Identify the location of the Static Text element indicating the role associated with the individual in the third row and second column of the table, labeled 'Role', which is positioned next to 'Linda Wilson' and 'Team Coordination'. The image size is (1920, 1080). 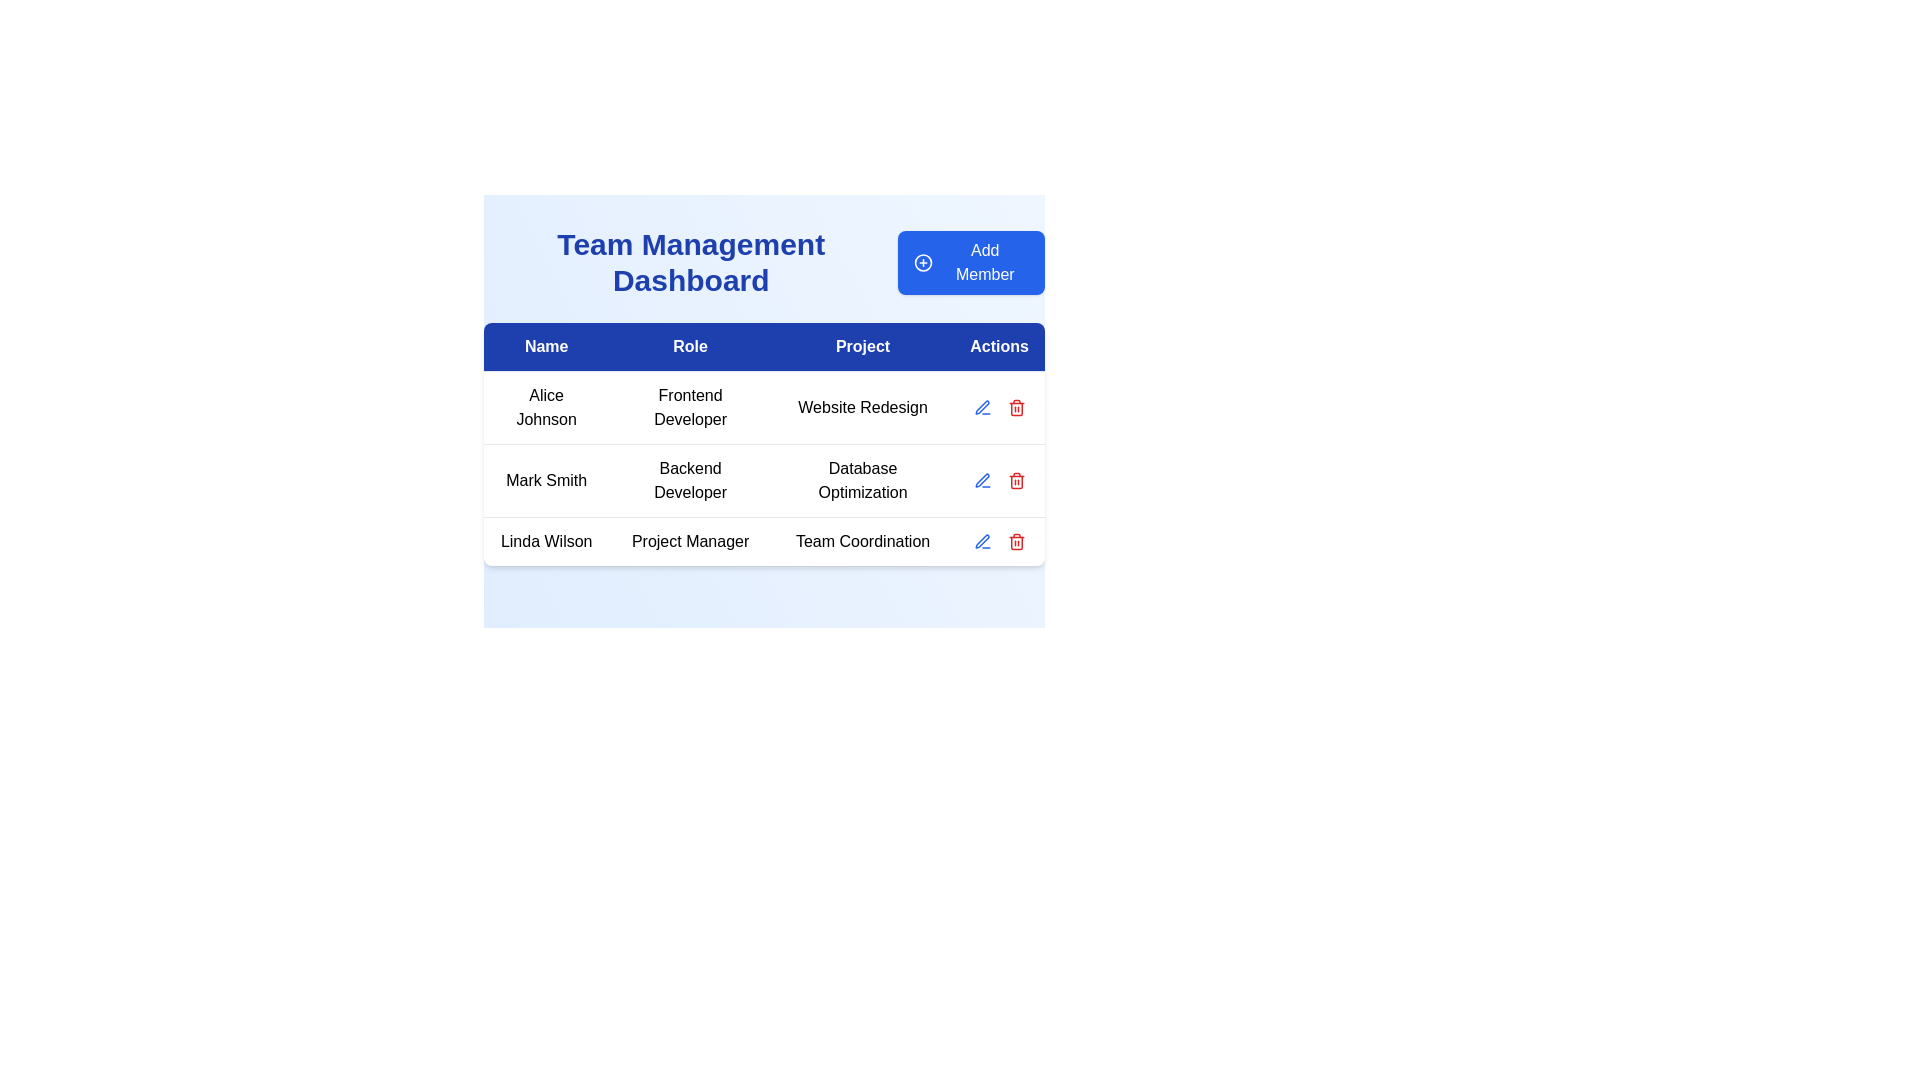
(690, 541).